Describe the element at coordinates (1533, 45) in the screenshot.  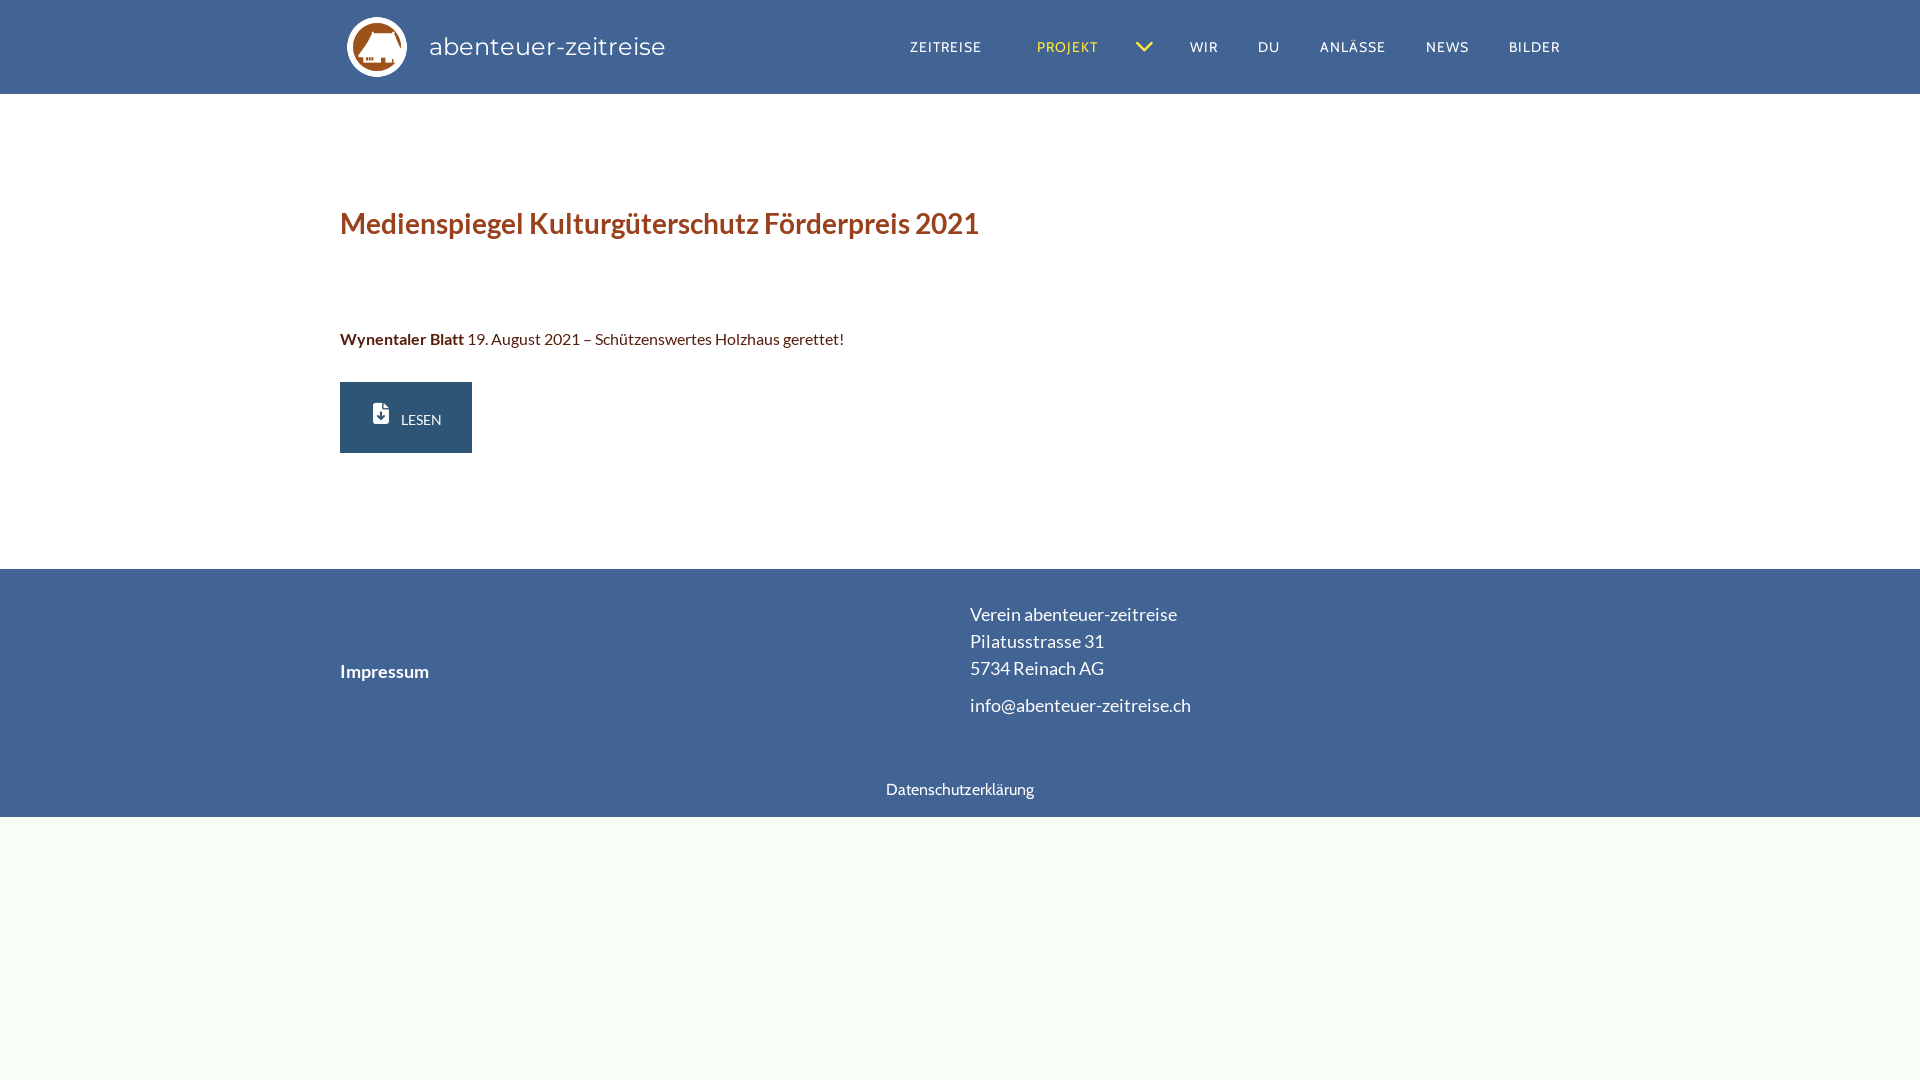
I see `'BILDER'` at that location.